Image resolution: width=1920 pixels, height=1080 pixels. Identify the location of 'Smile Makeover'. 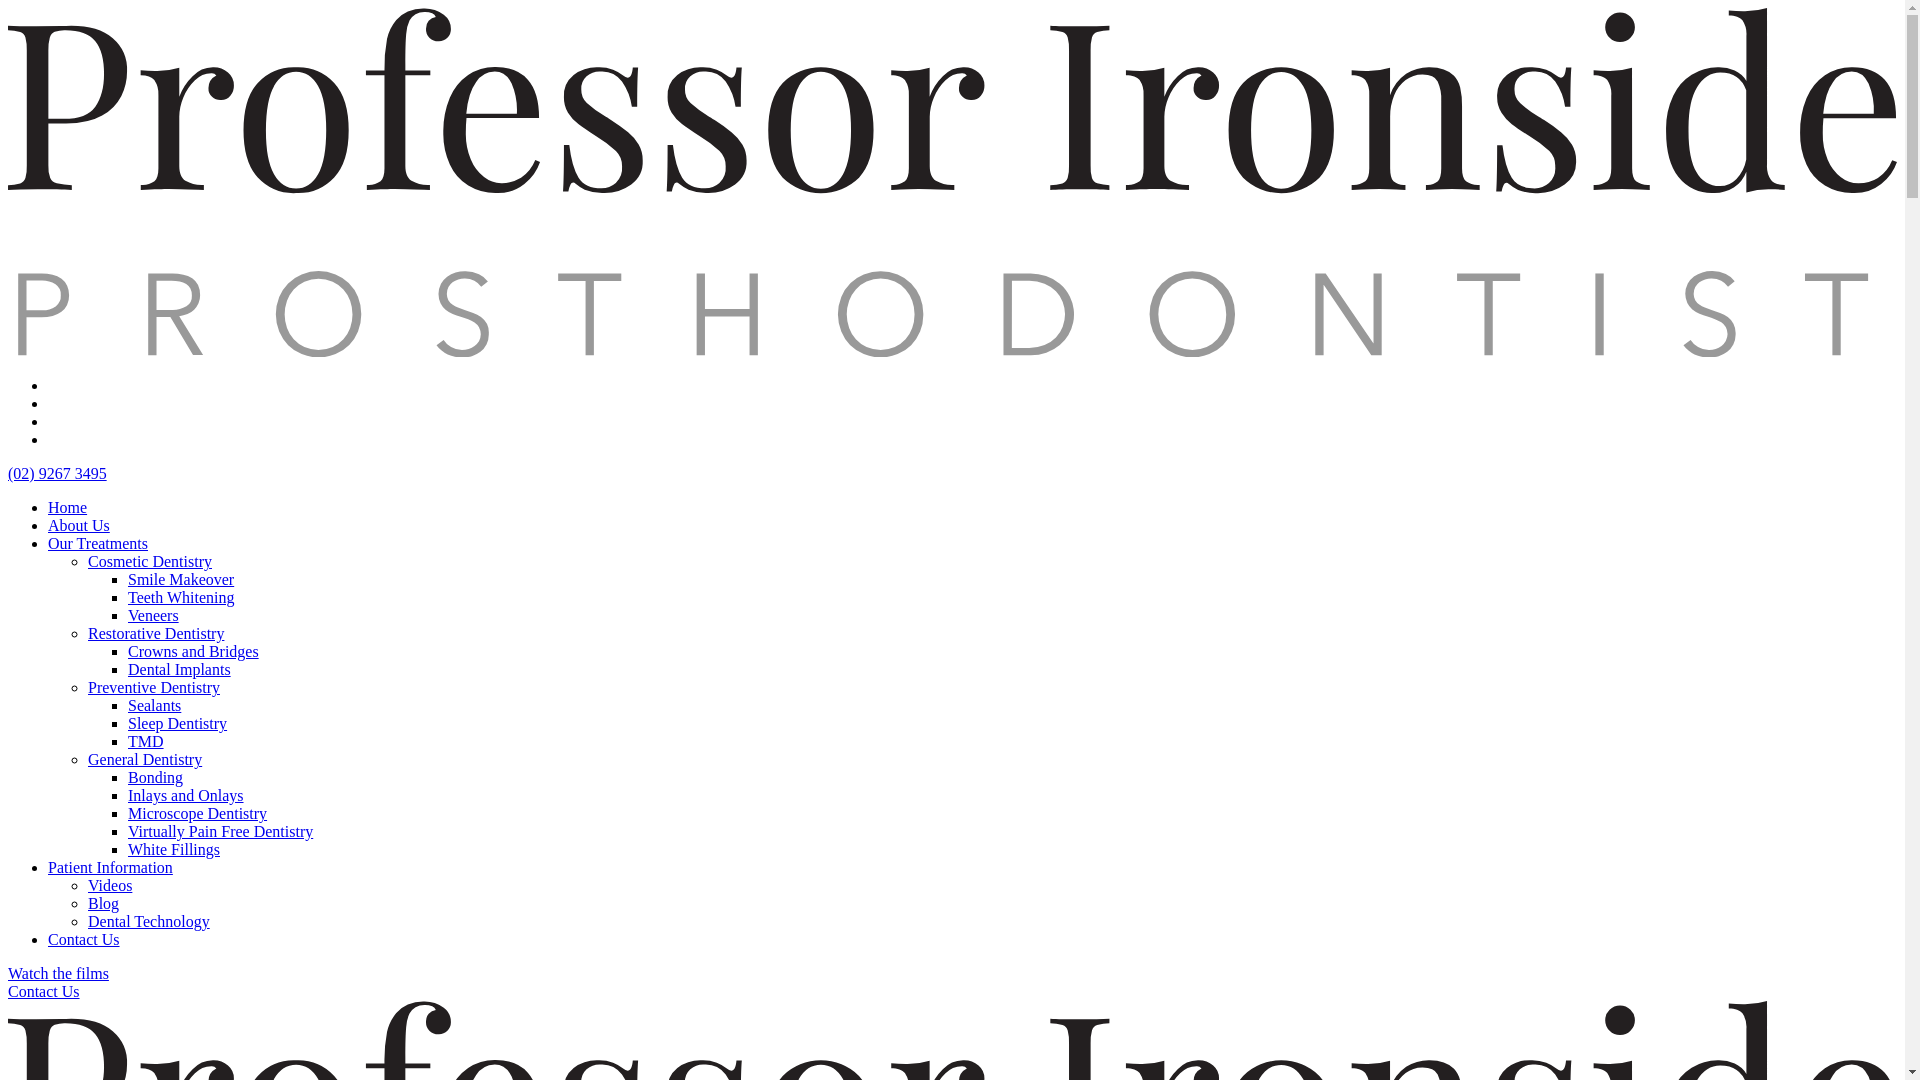
(181, 579).